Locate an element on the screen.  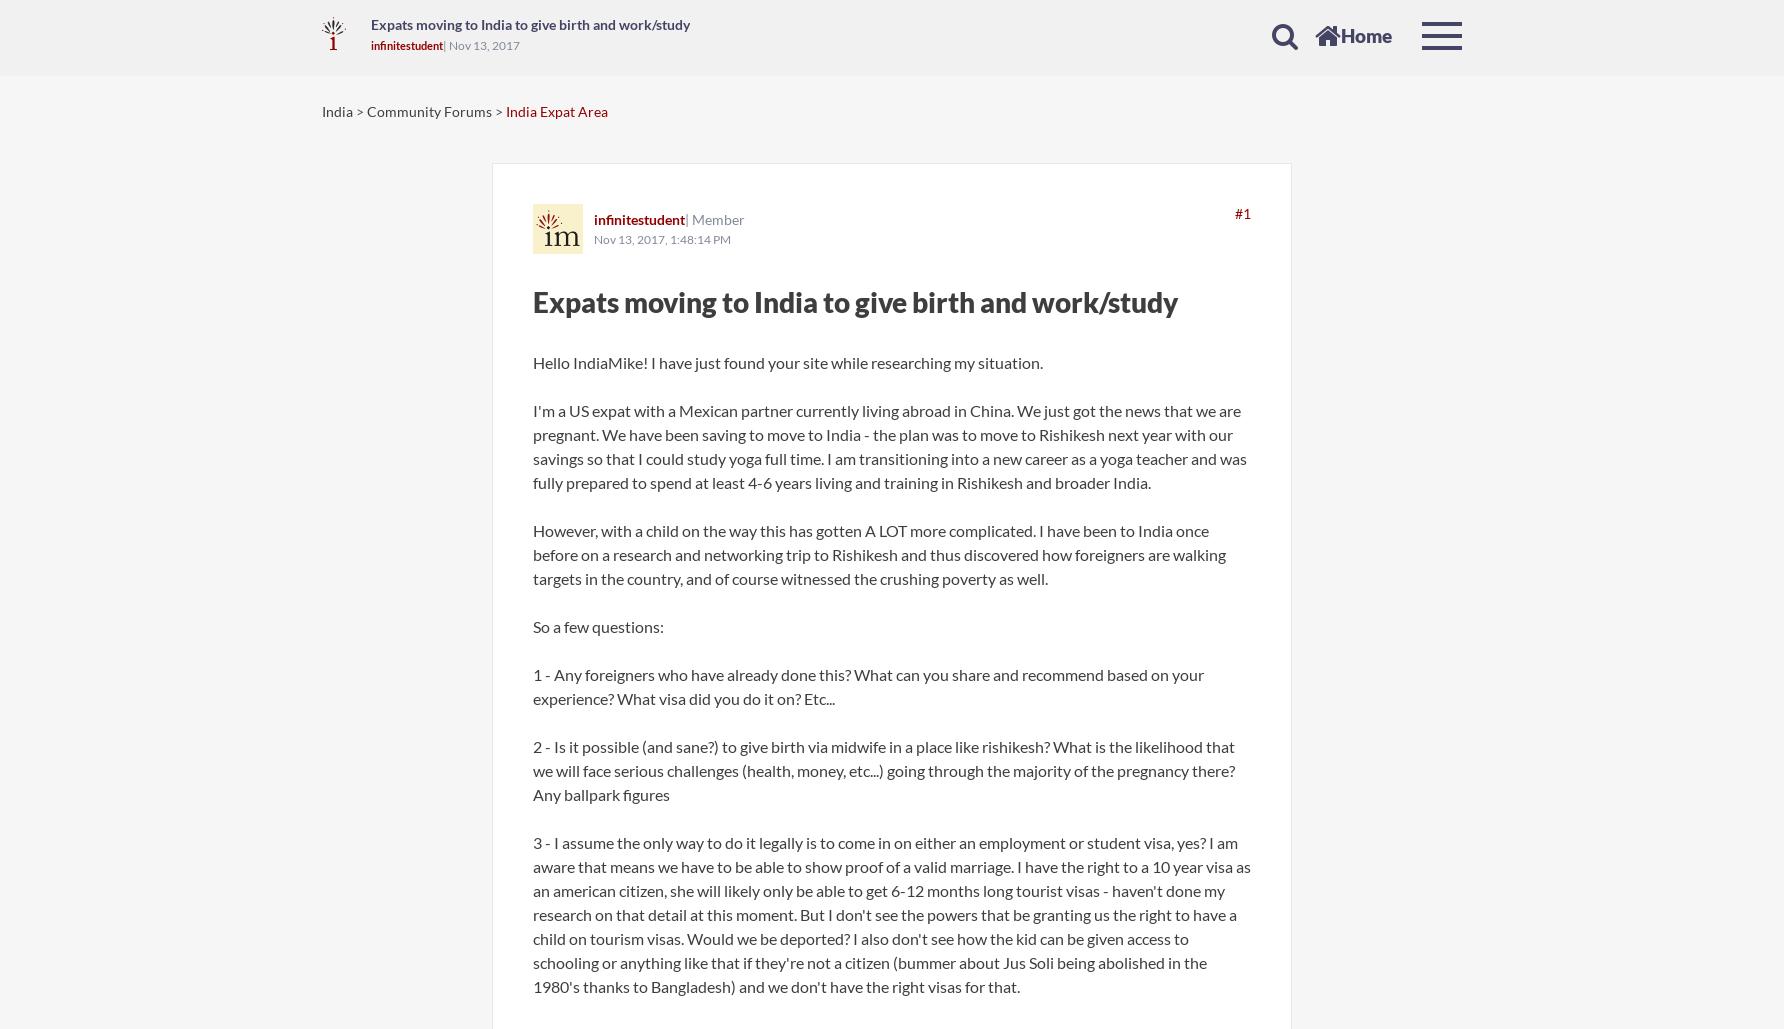
'Community Forums' is located at coordinates (430, 110).